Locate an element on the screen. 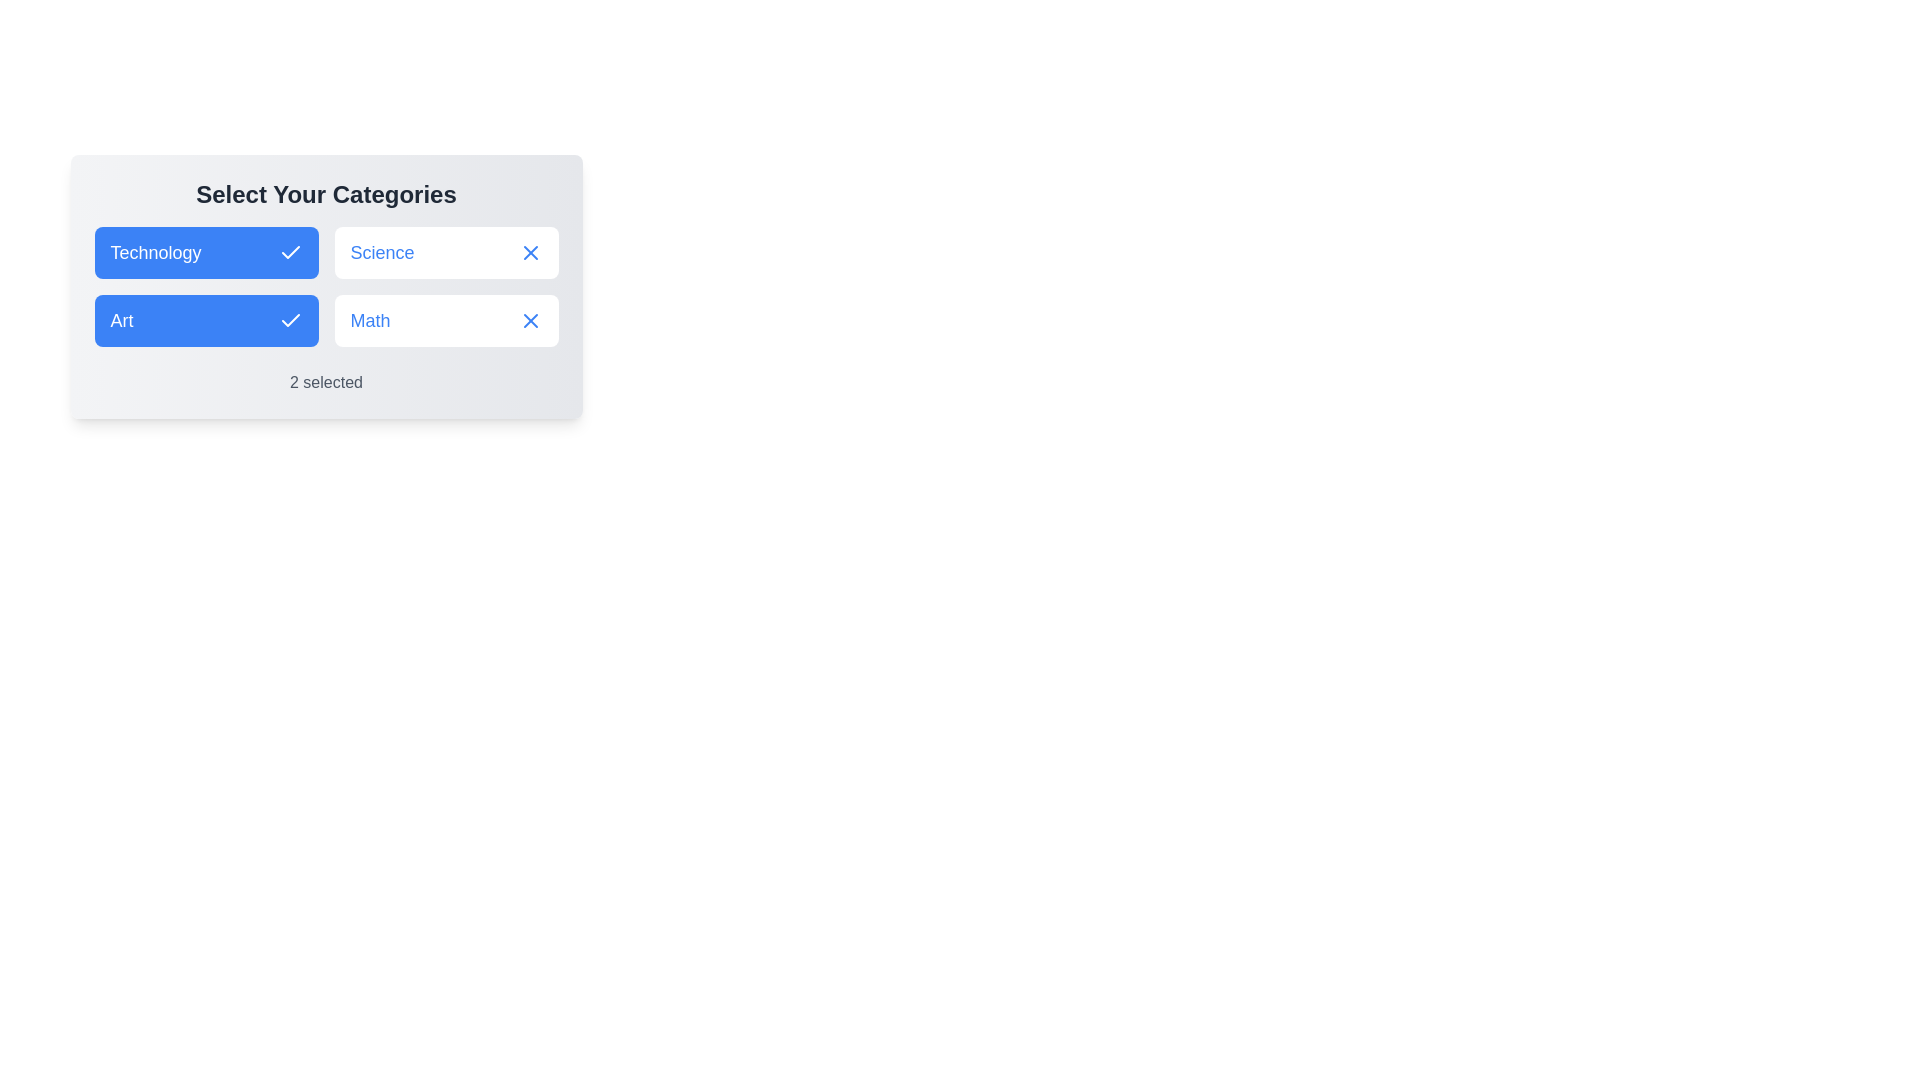  the chip labeled Art is located at coordinates (206, 319).